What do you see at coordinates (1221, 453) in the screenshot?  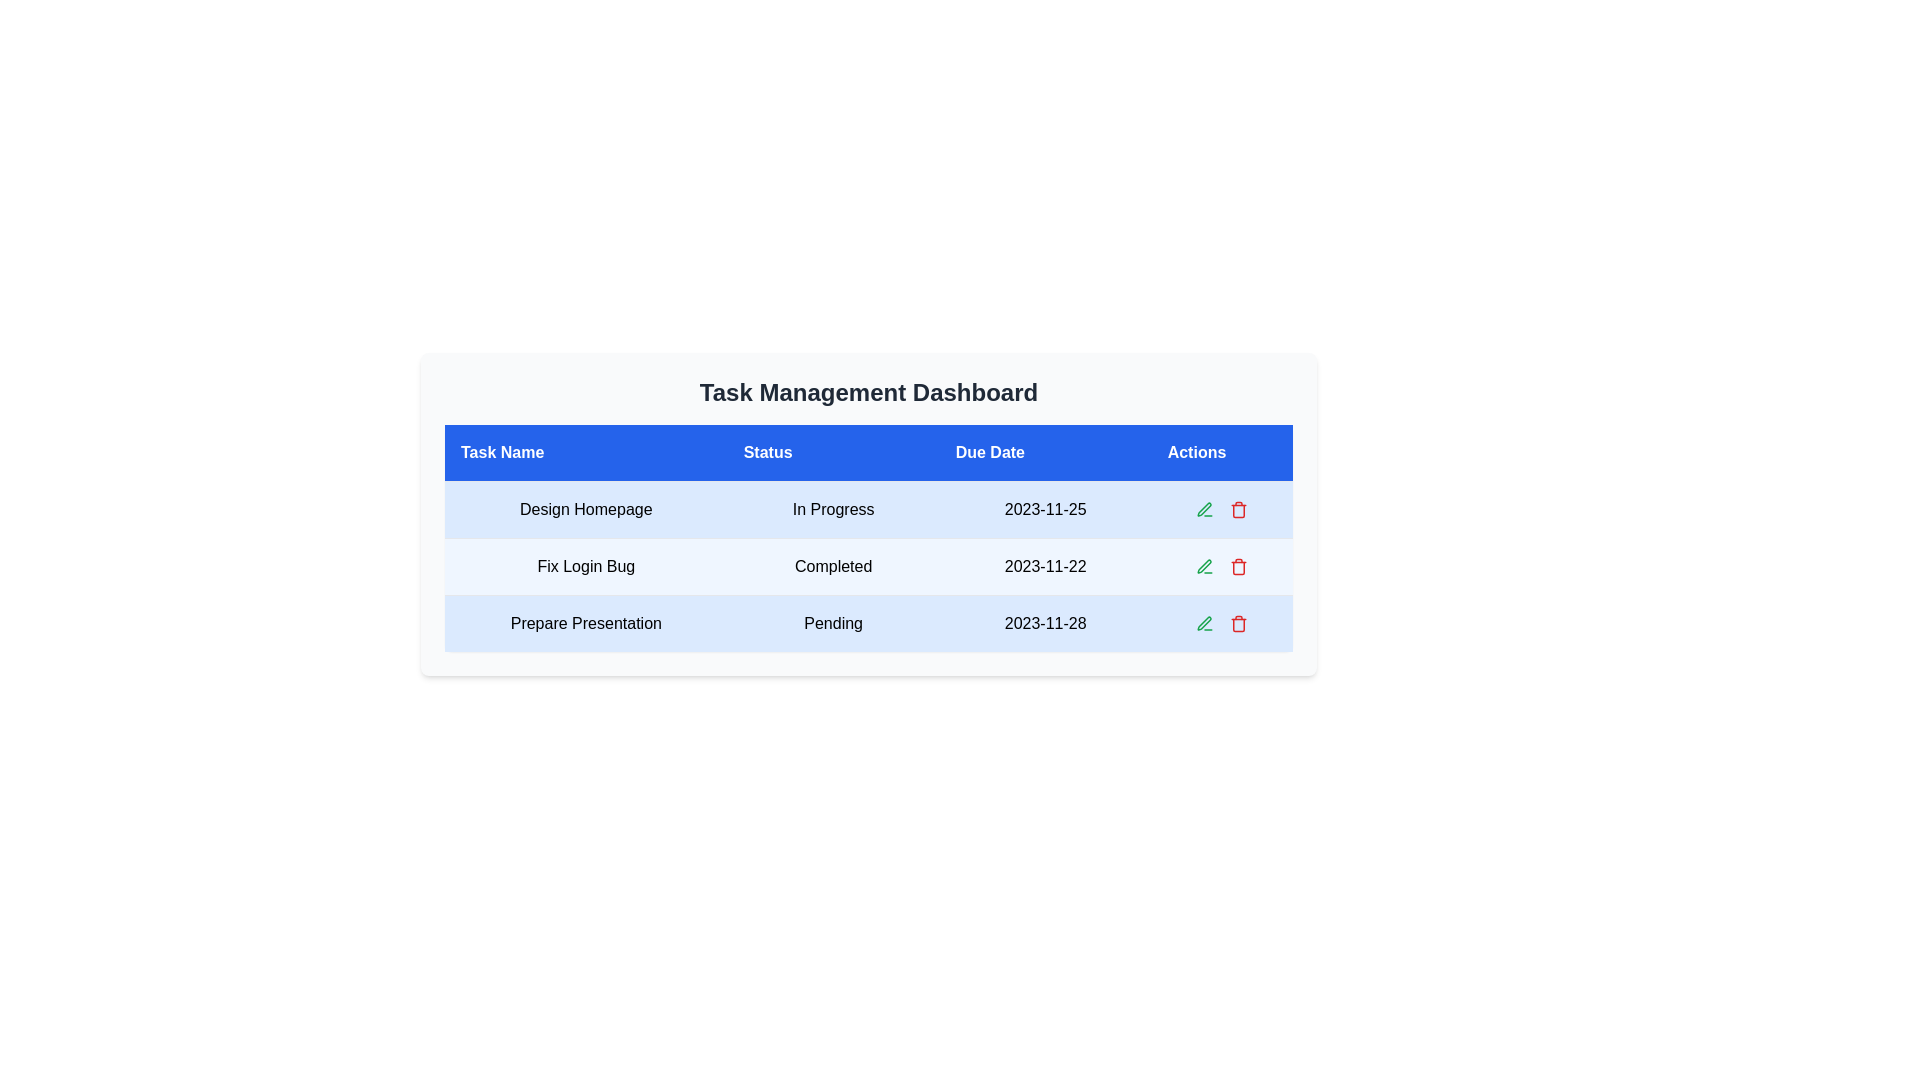 I see `the 'Actions' header with a blue background and white text, located on the rightmost side of the header row in the 'Task Management Dashboard' table` at bounding box center [1221, 453].